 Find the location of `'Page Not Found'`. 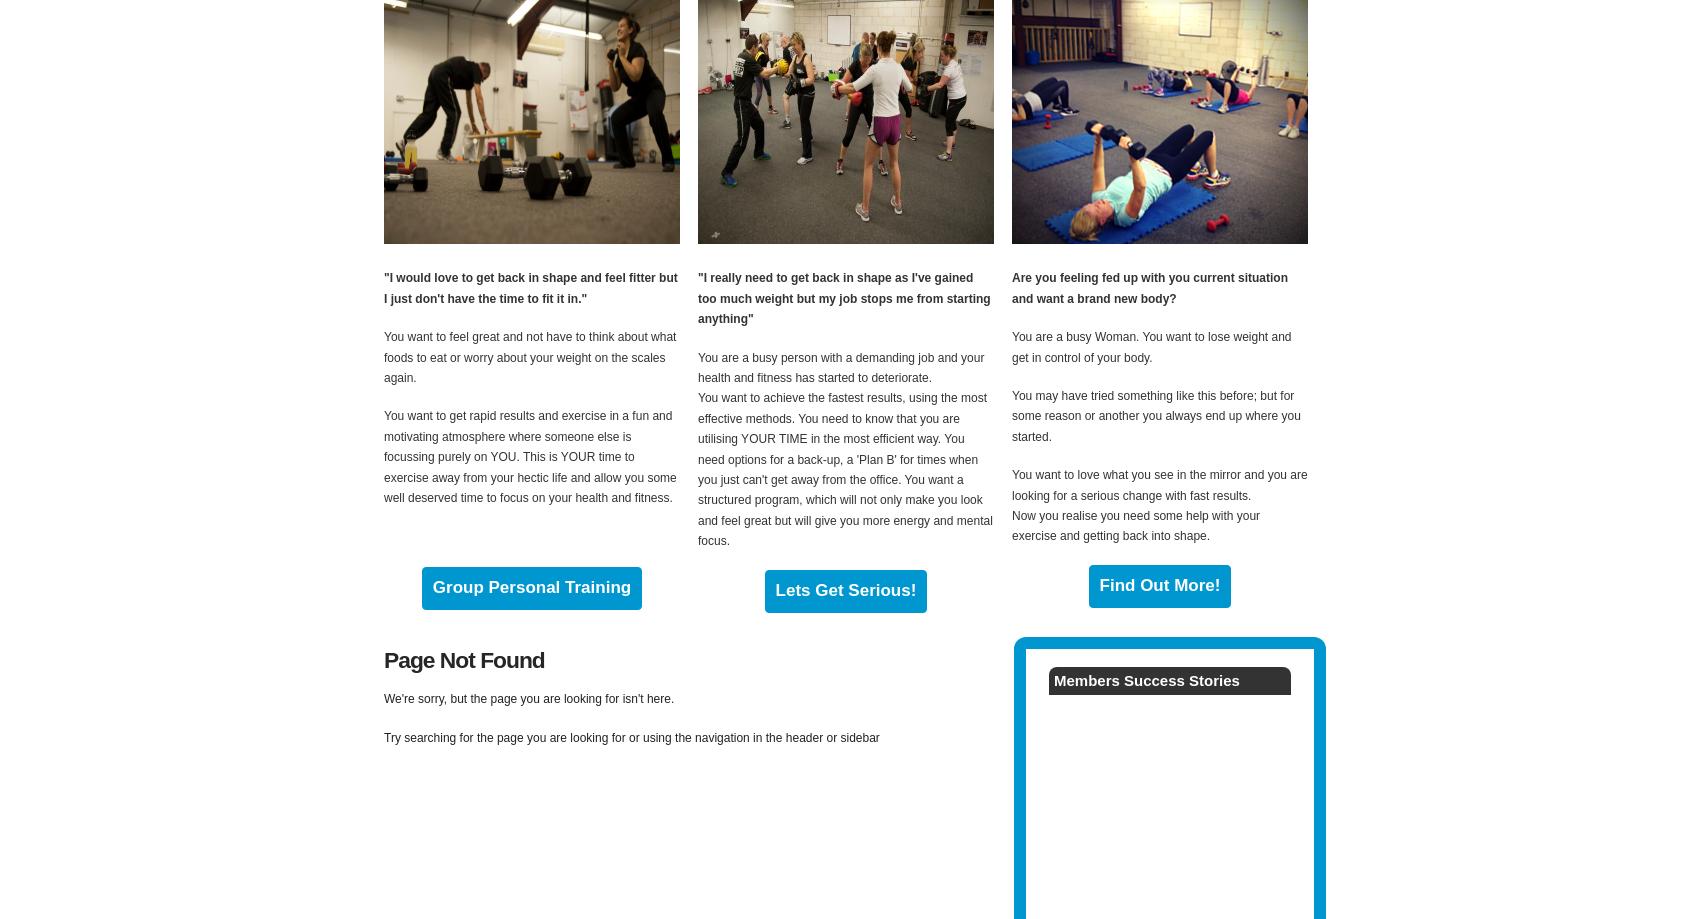

'Page Not Found' is located at coordinates (462, 658).